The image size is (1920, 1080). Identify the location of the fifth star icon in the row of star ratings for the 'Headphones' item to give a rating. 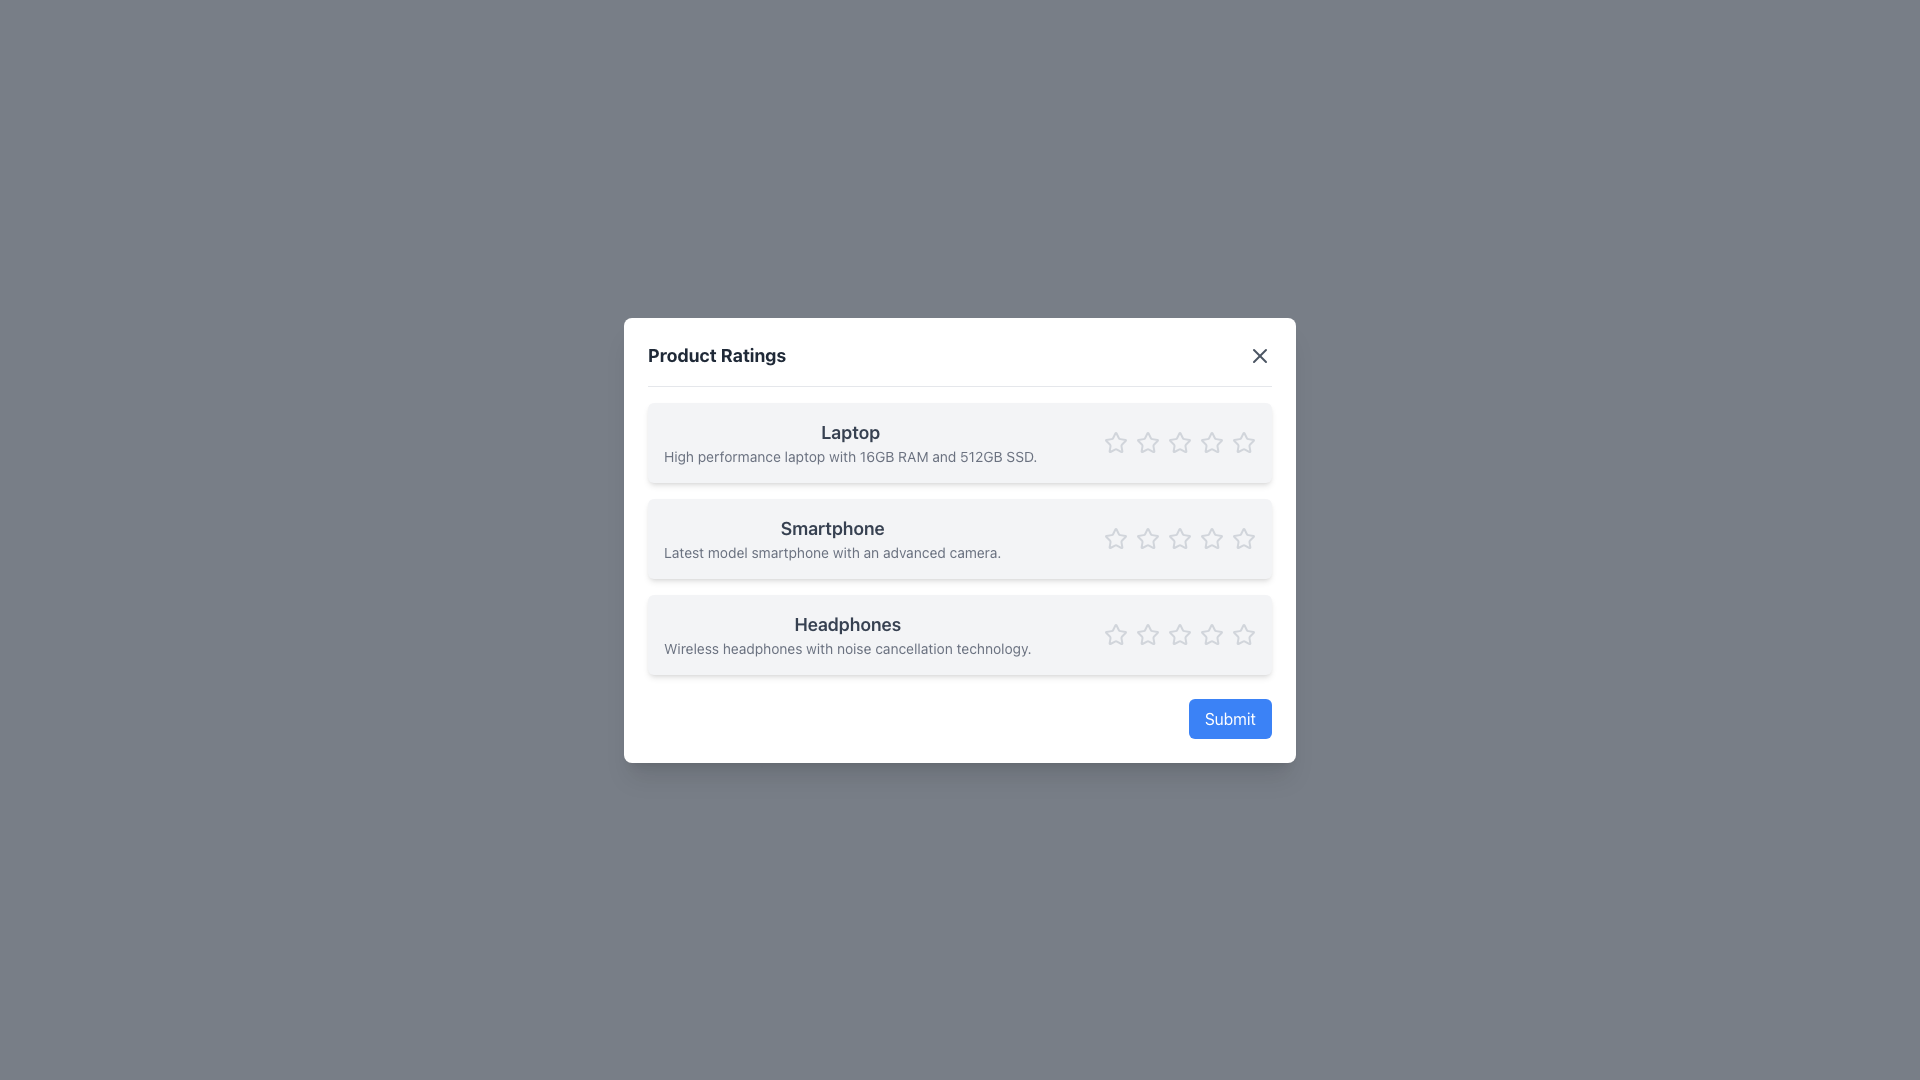
(1242, 633).